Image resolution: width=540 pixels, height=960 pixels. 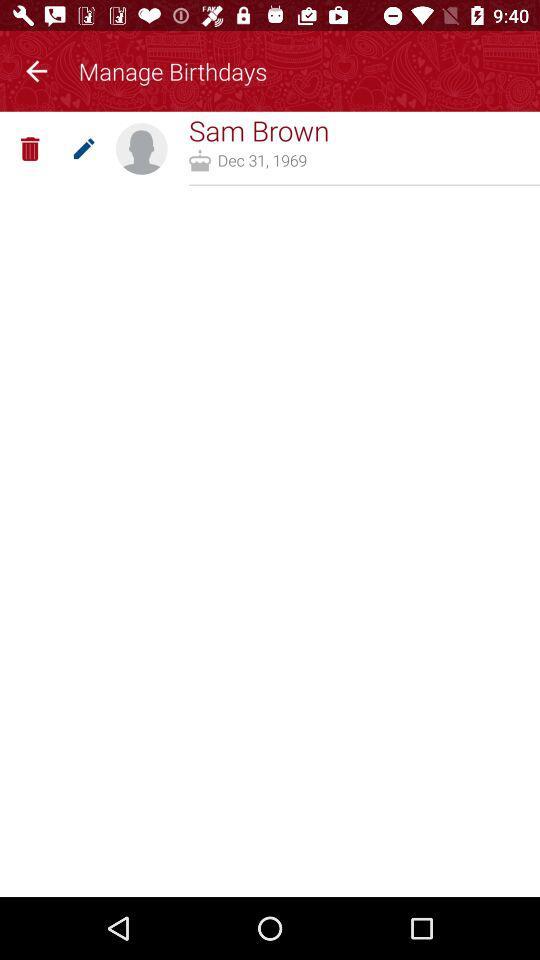 What do you see at coordinates (36, 68) in the screenshot?
I see `the icon next to the manage birthdays app` at bounding box center [36, 68].